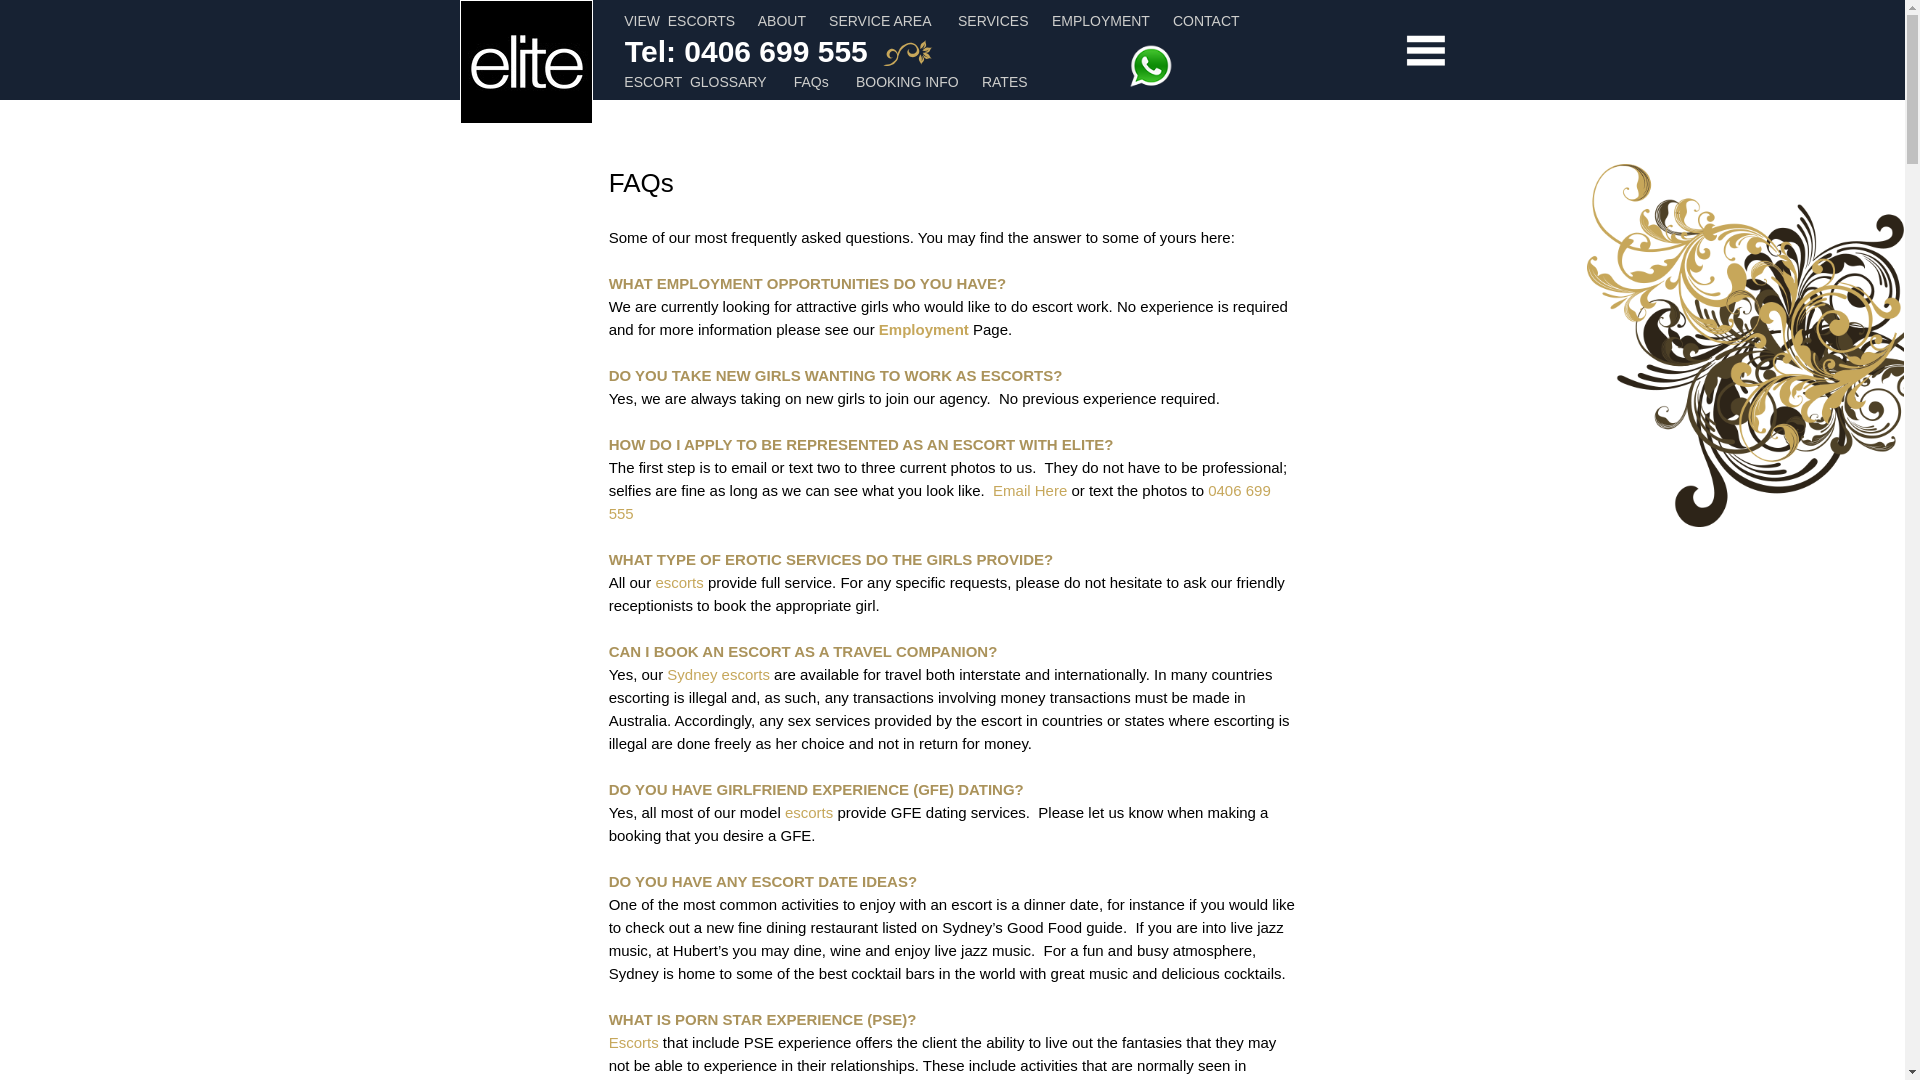  Describe the element at coordinates (632, 1041) in the screenshot. I see `'Escorts'` at that location.